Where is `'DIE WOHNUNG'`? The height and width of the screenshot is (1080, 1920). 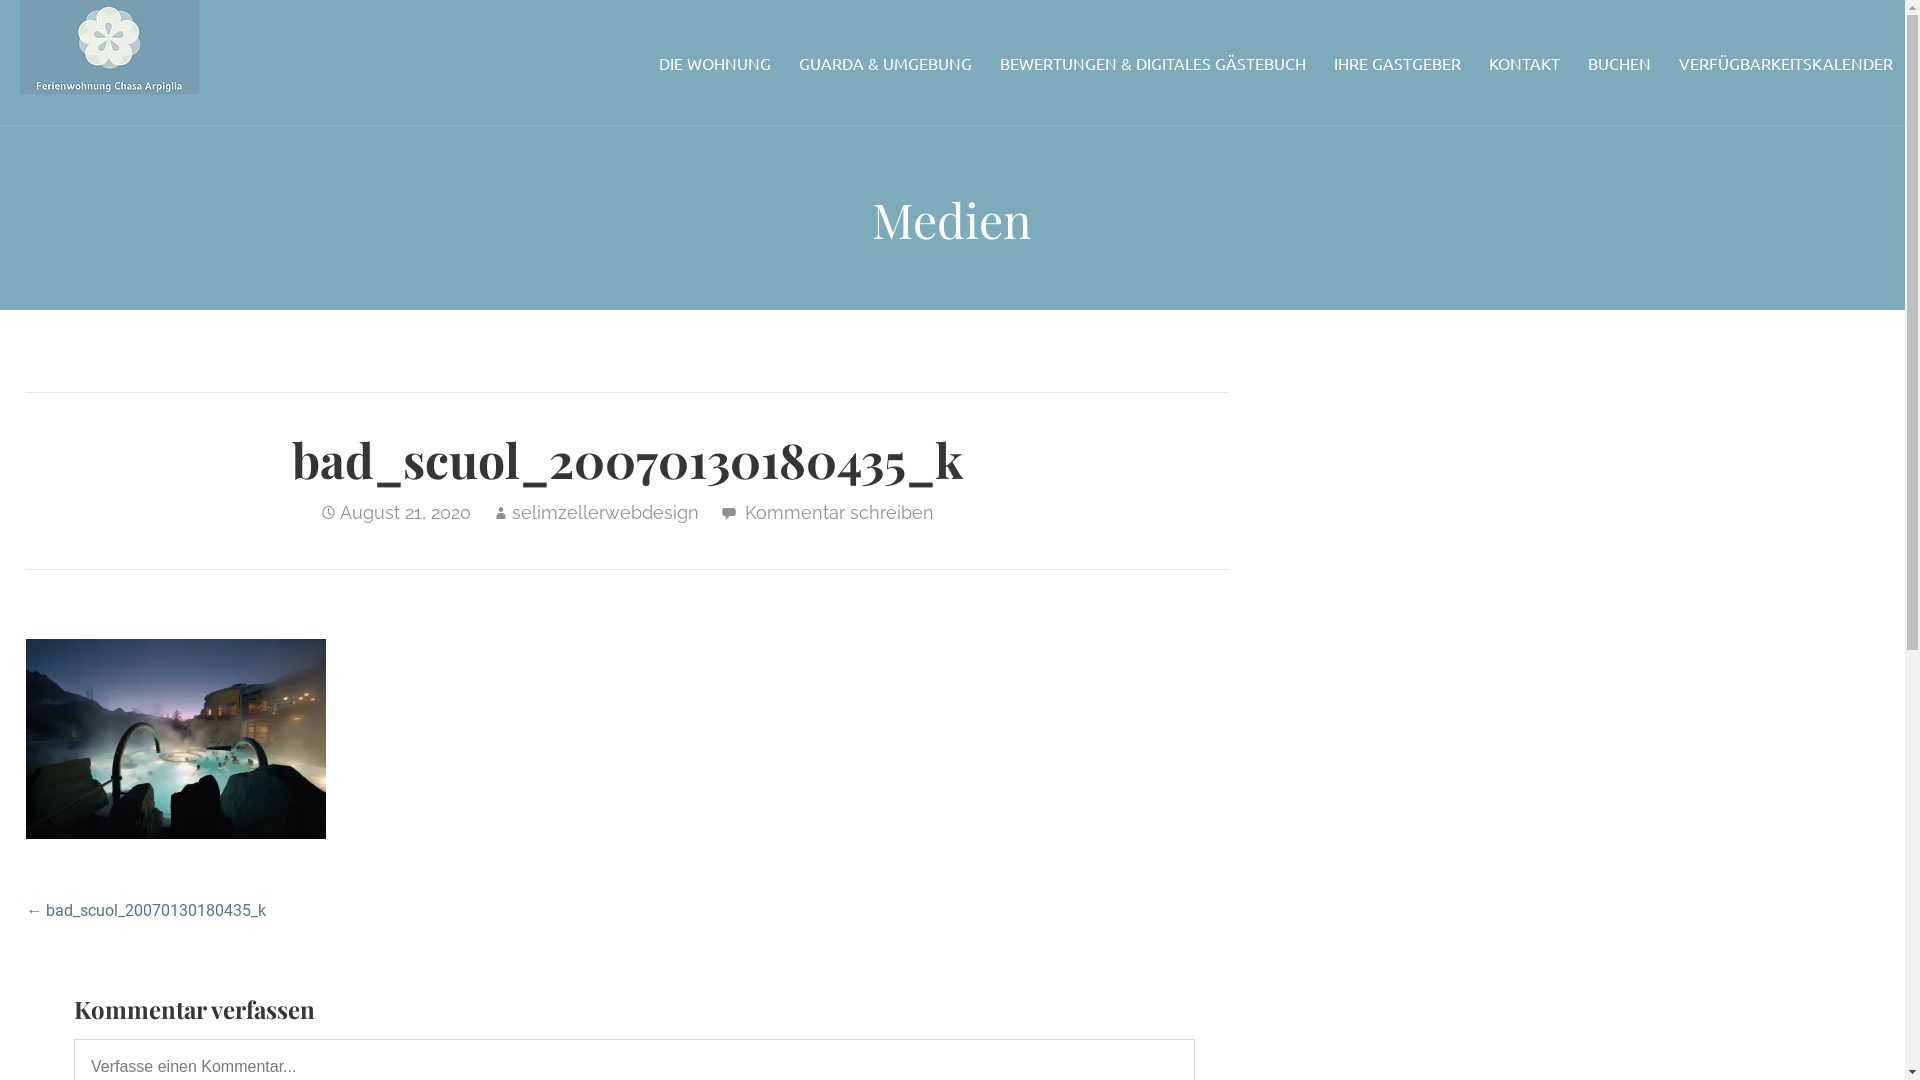
'DIE WOHNUNG' is located at coordinates (715, 61).